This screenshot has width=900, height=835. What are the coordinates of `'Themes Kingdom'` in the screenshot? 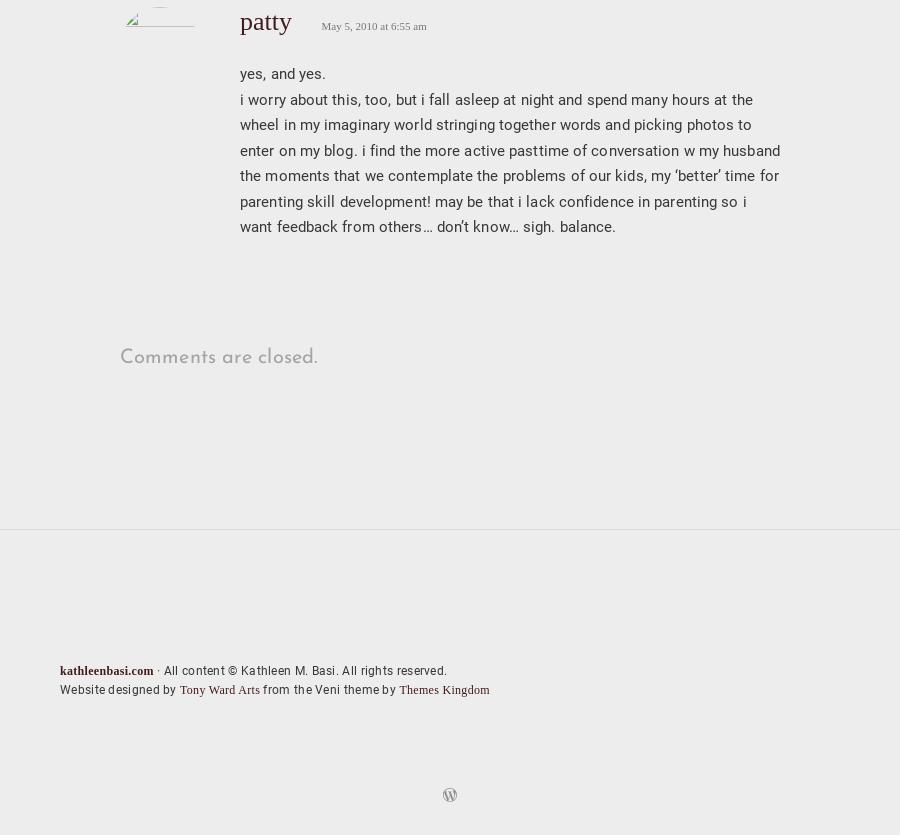 It's located at (398, 689).